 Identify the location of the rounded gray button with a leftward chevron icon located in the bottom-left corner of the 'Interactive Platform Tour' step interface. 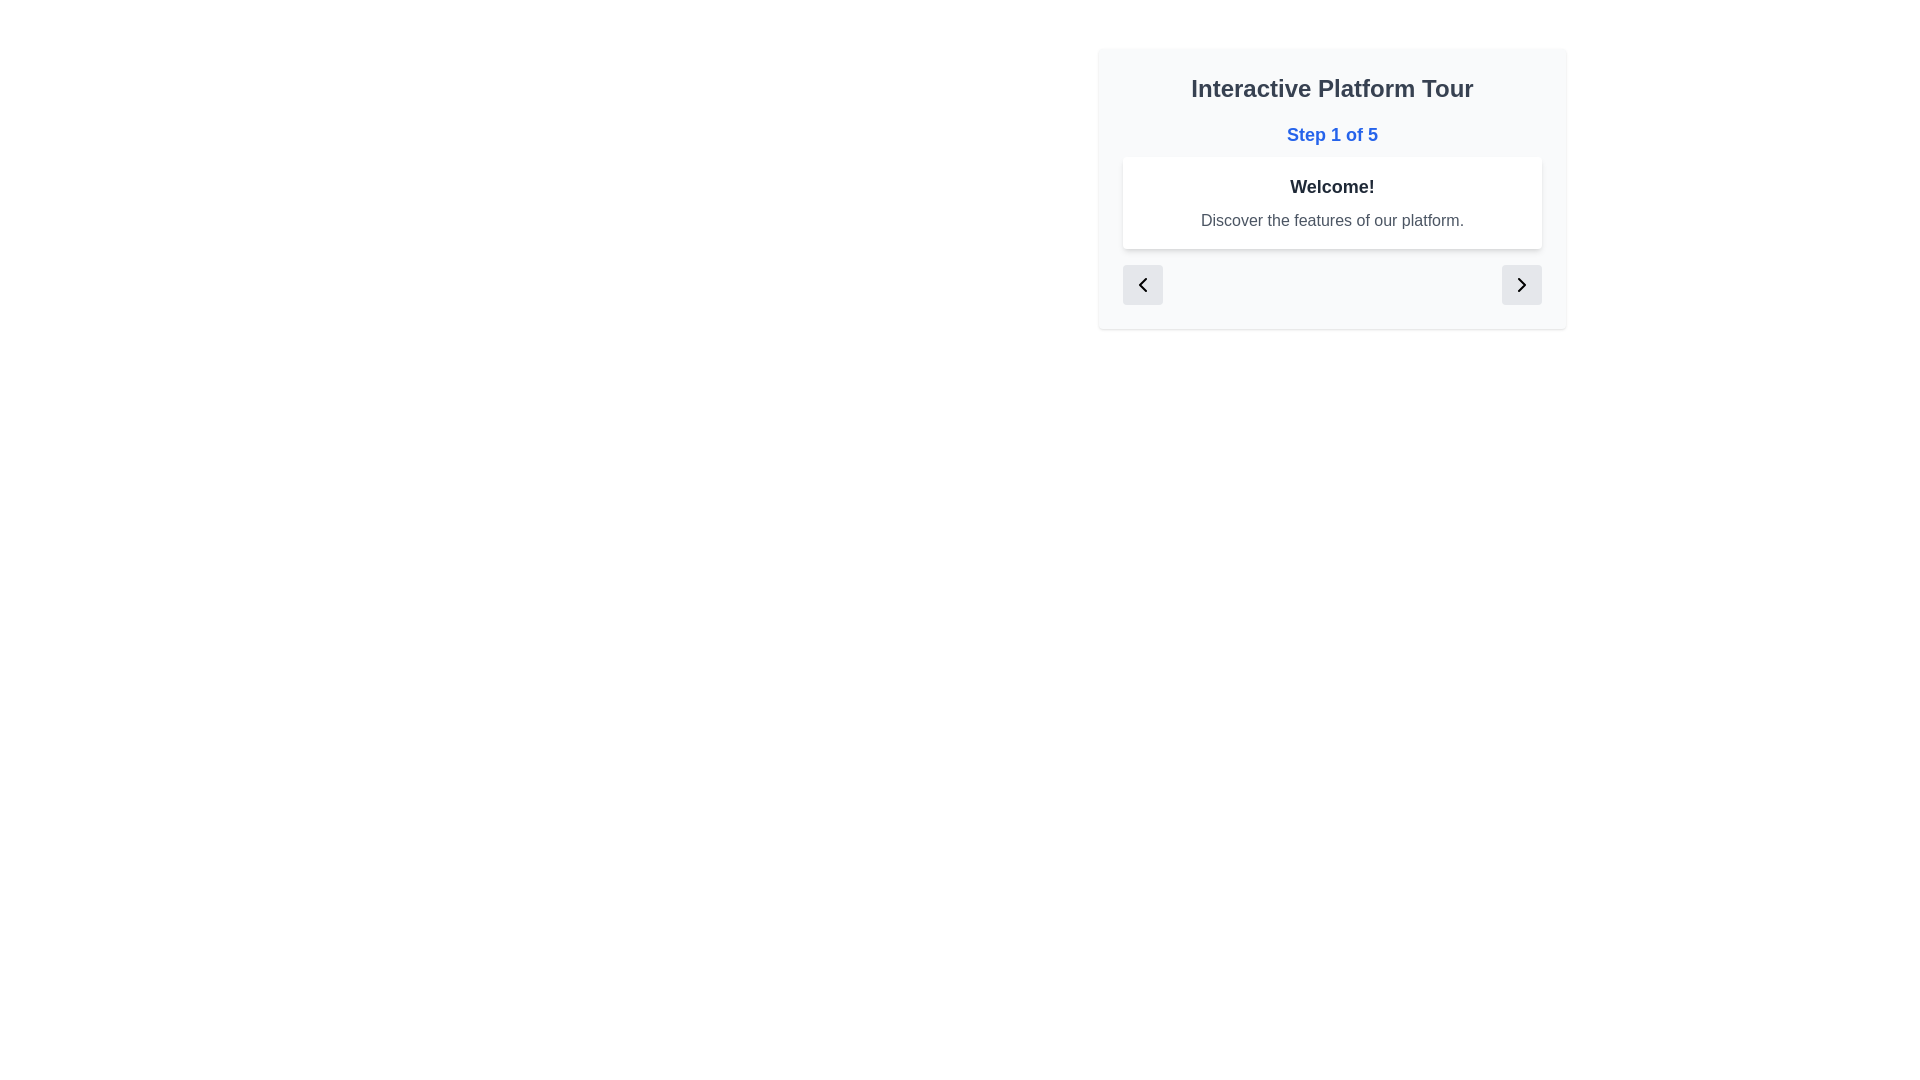
(1142, 285).